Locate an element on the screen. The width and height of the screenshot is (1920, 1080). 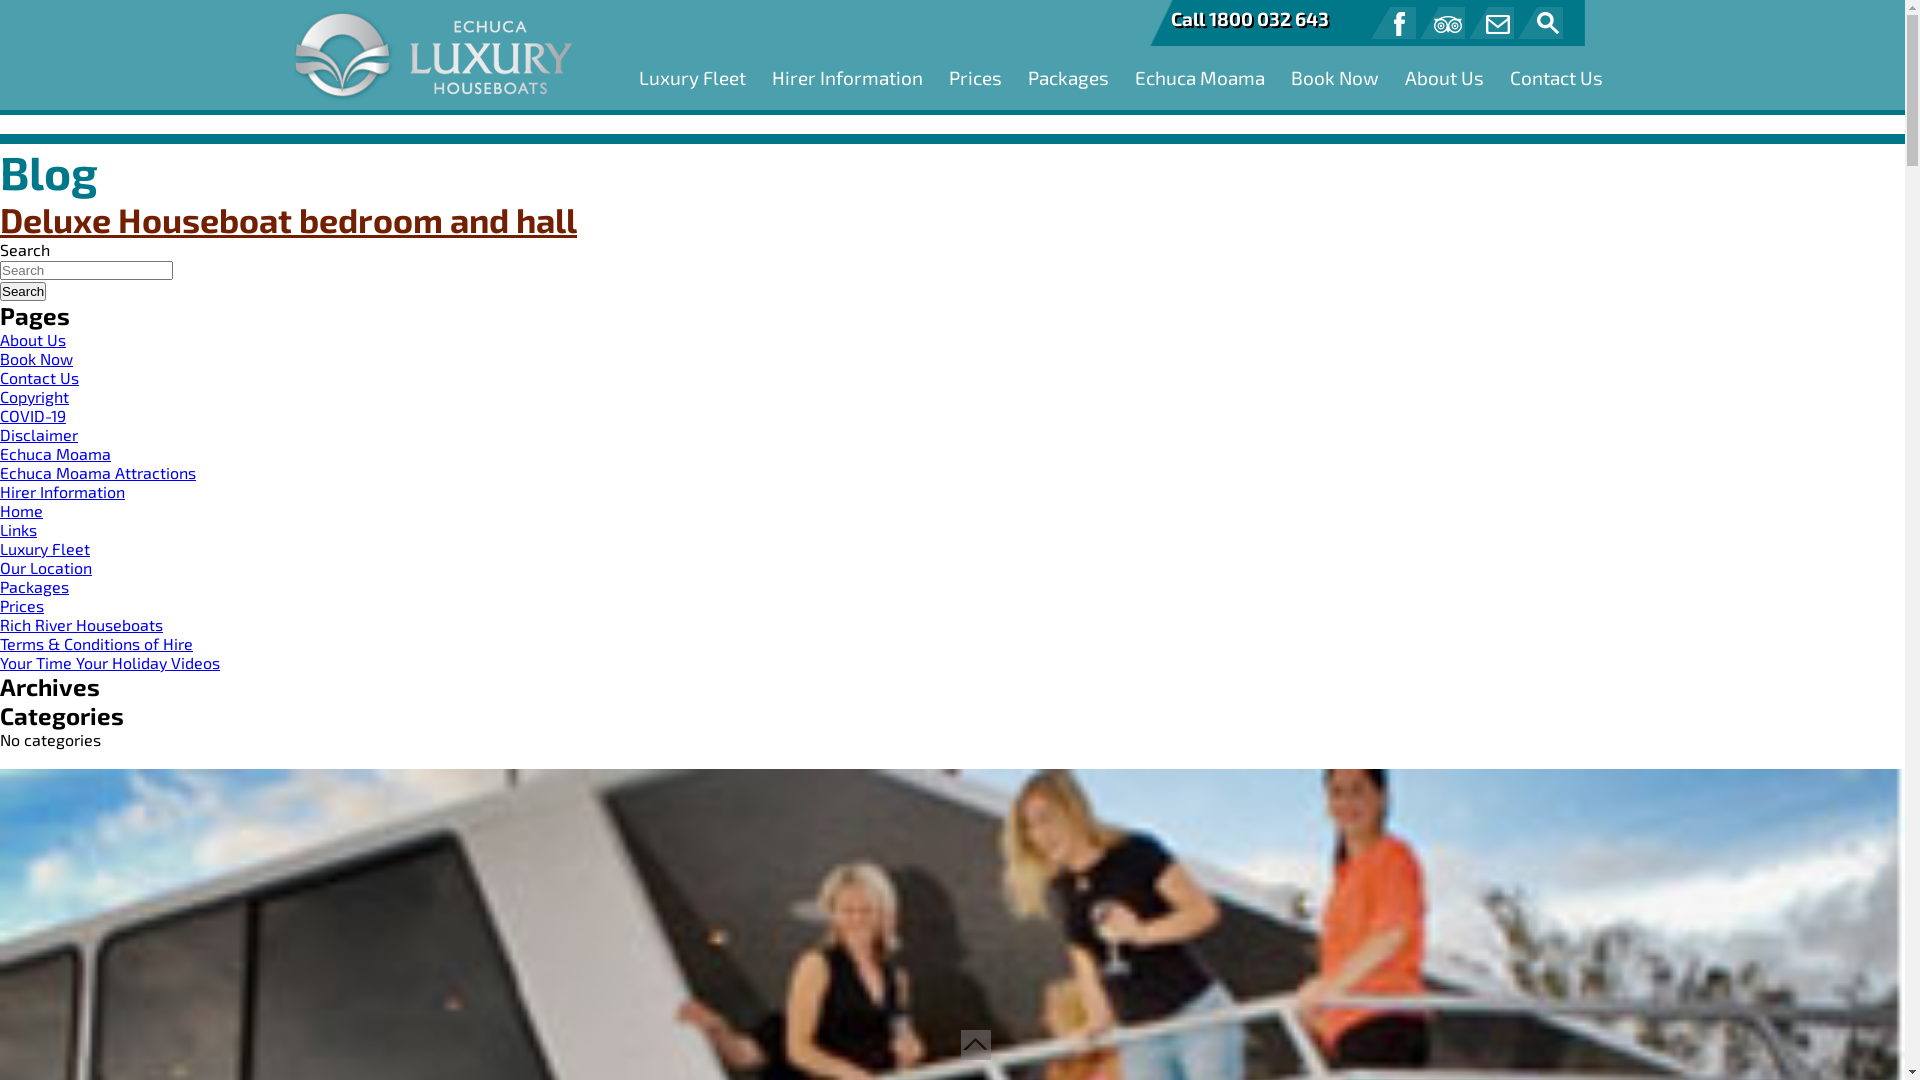
'Book Now' is located at coordinates (36, 357).